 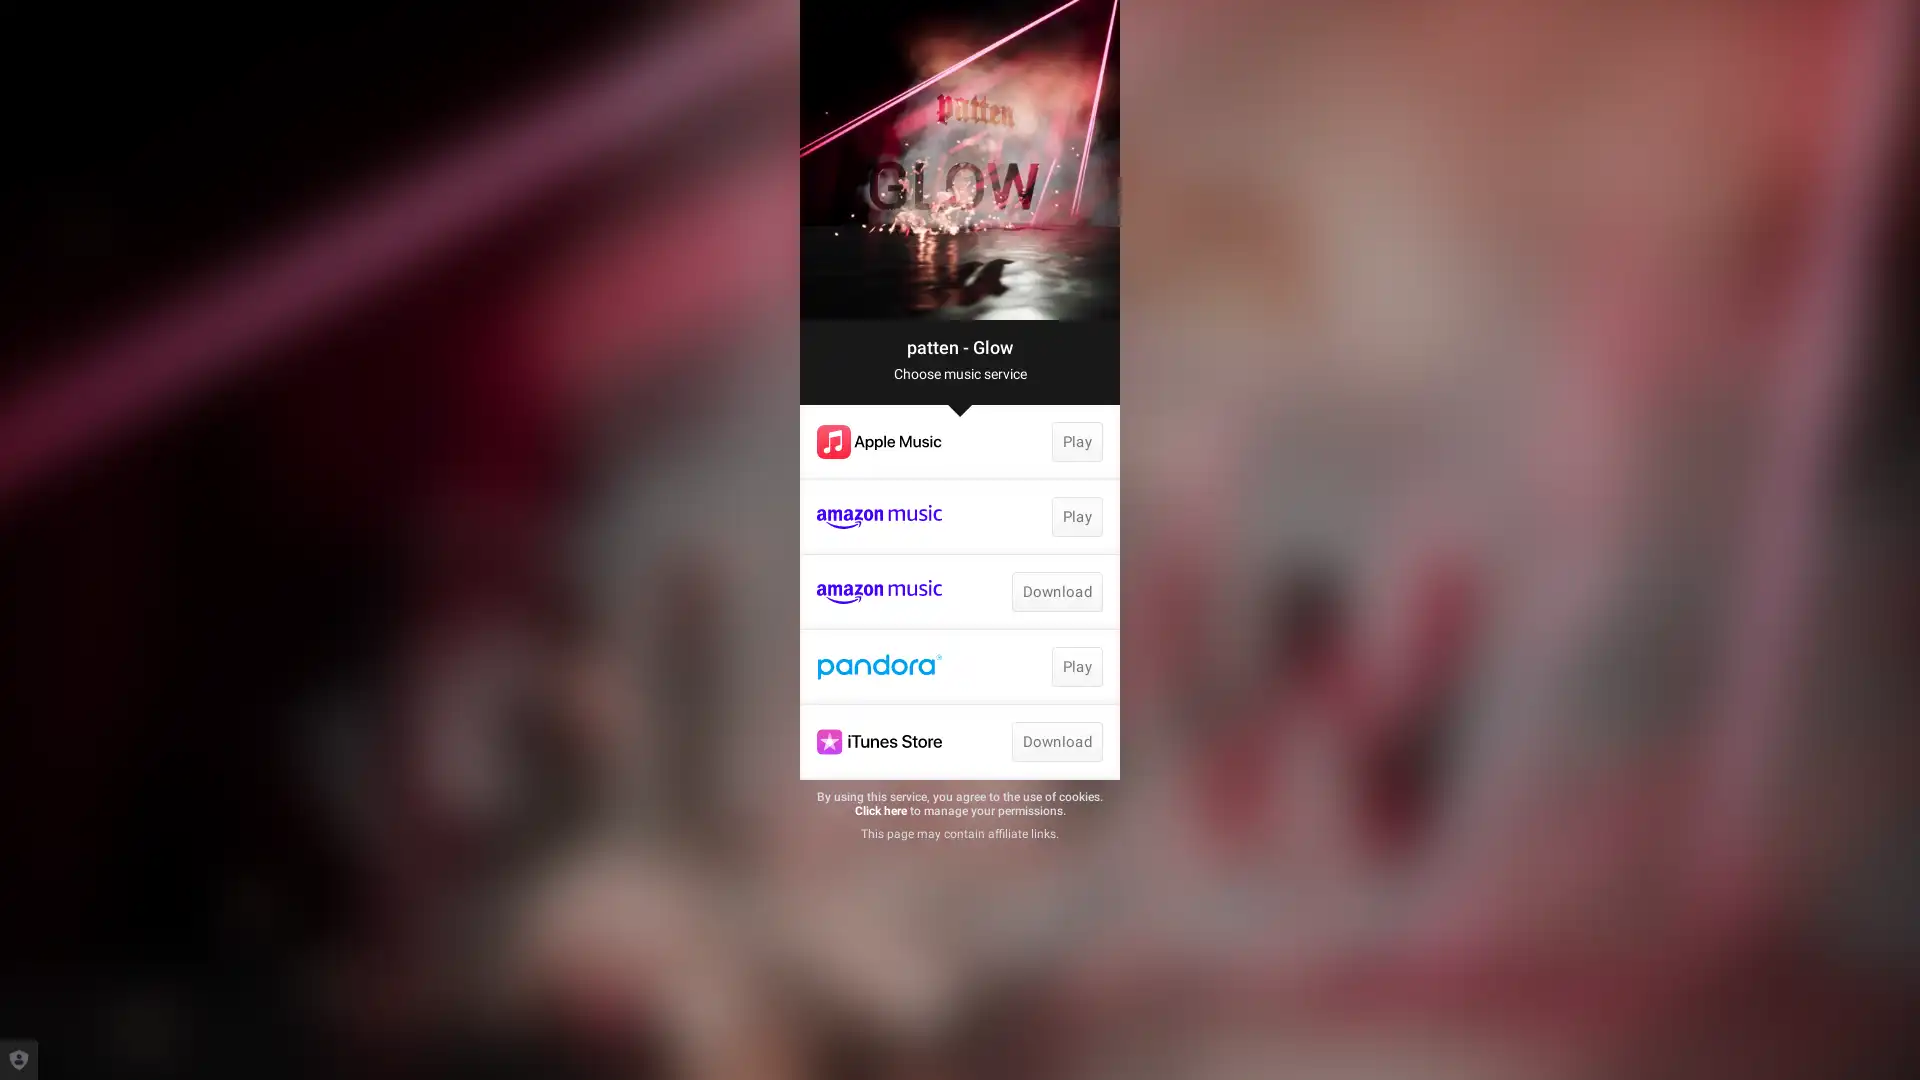 What do you see at coordinates (879, 810) in the screenshot?
I see `Click here` at bounding box center [879, 810].